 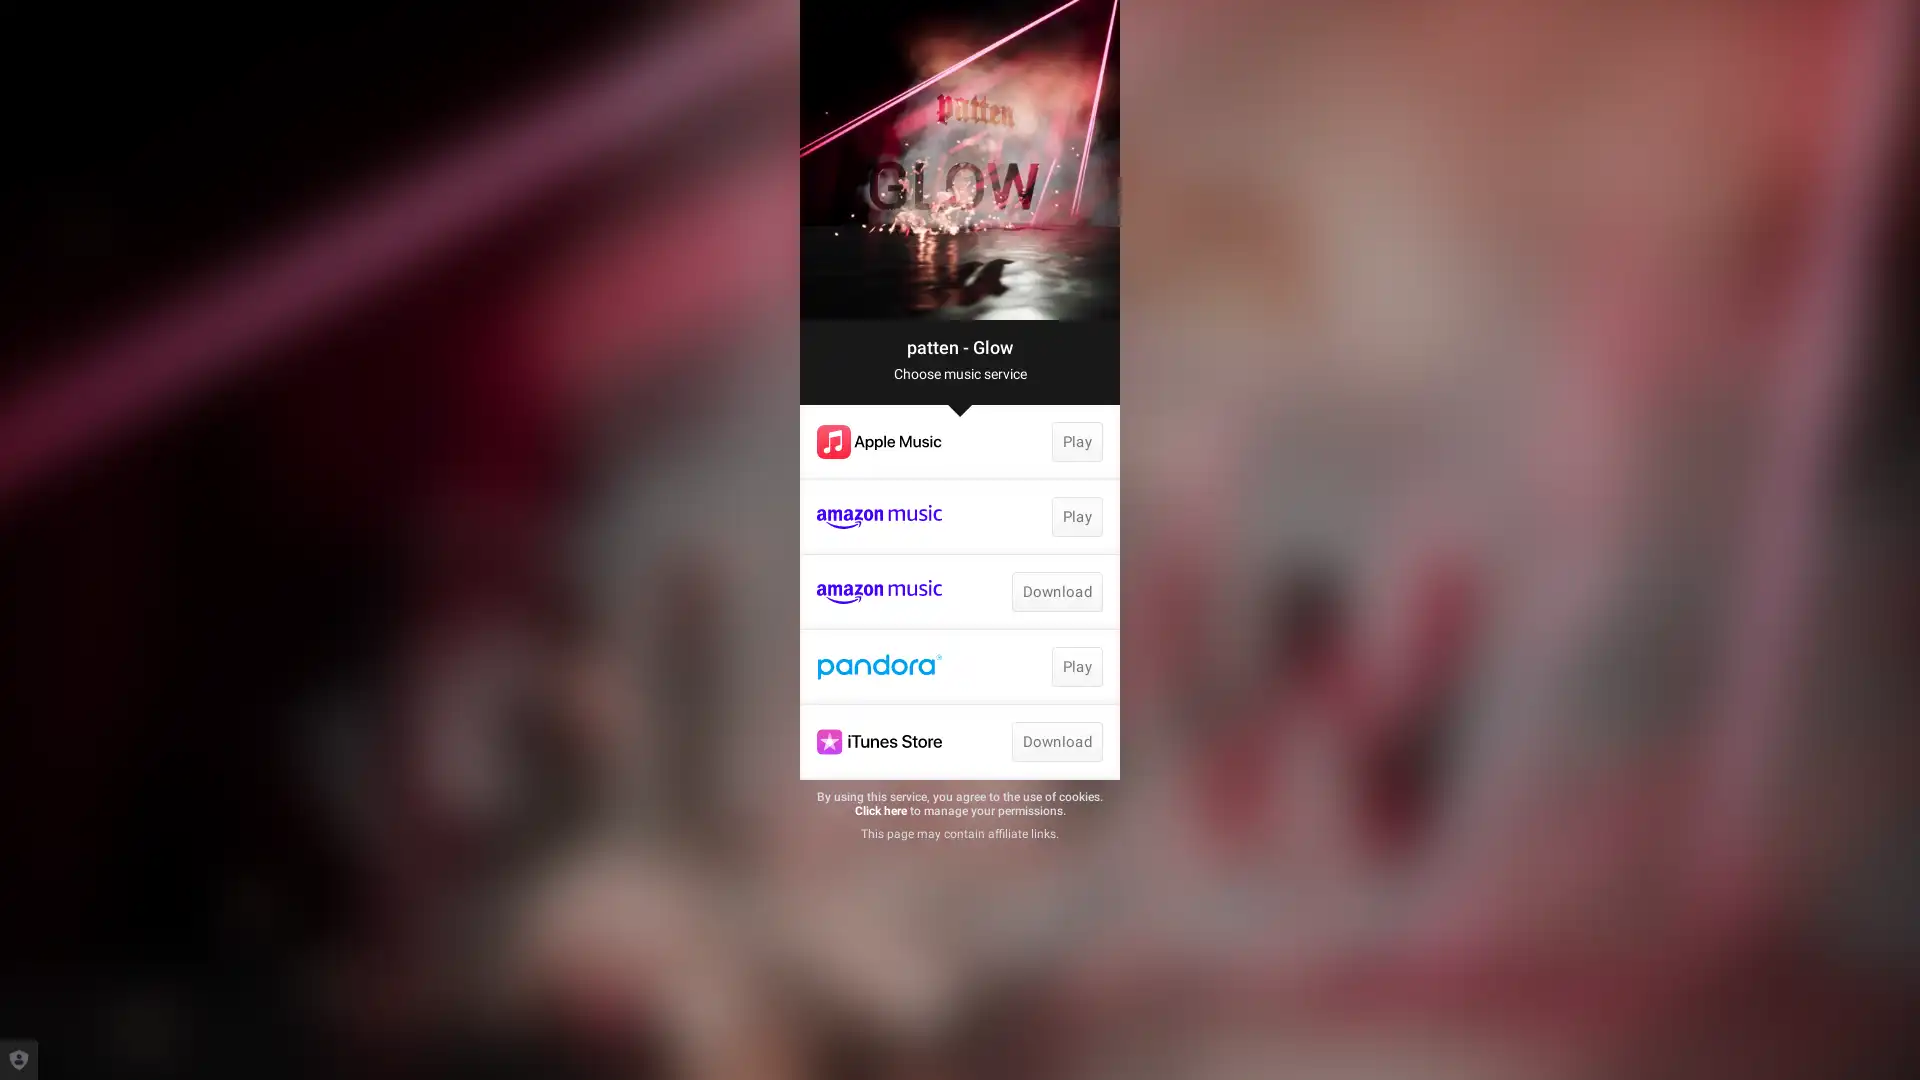 What do you see at coordinates (879, 810) in the screenshot?
I see `Click here` at bounding box center [879, 810].